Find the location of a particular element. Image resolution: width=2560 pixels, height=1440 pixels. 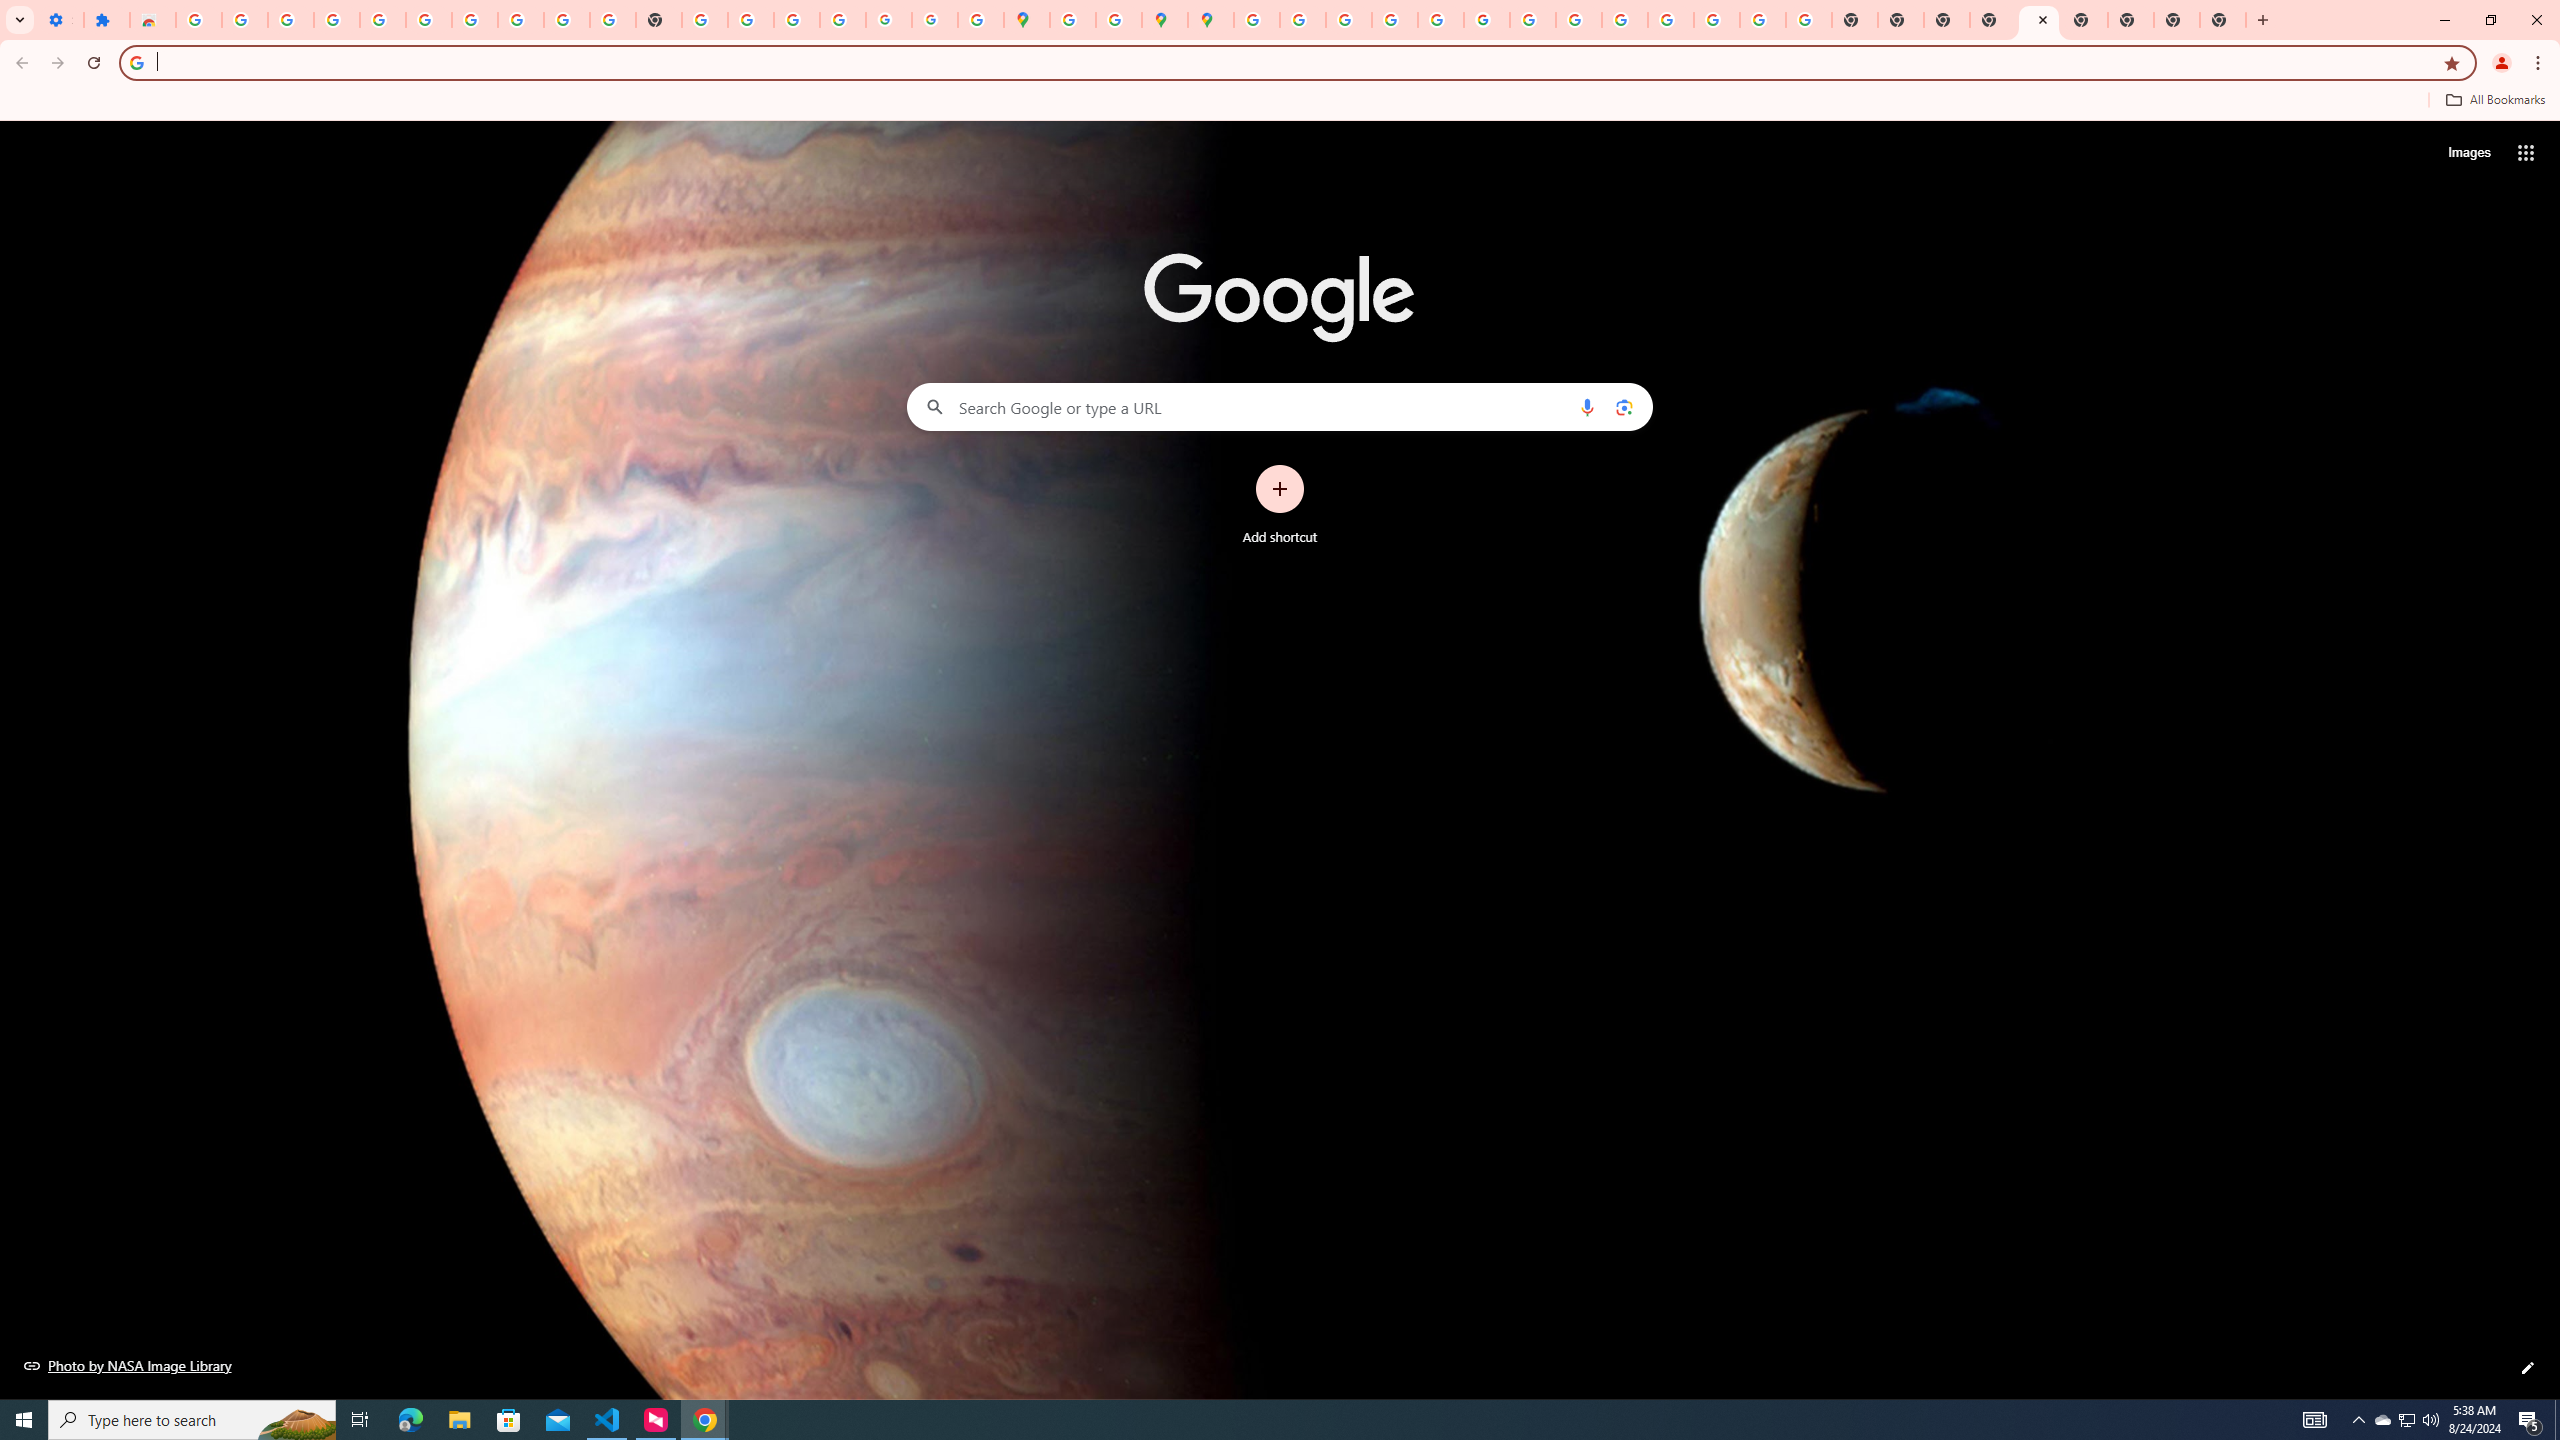

'System' is located at coordinates (11, 9).